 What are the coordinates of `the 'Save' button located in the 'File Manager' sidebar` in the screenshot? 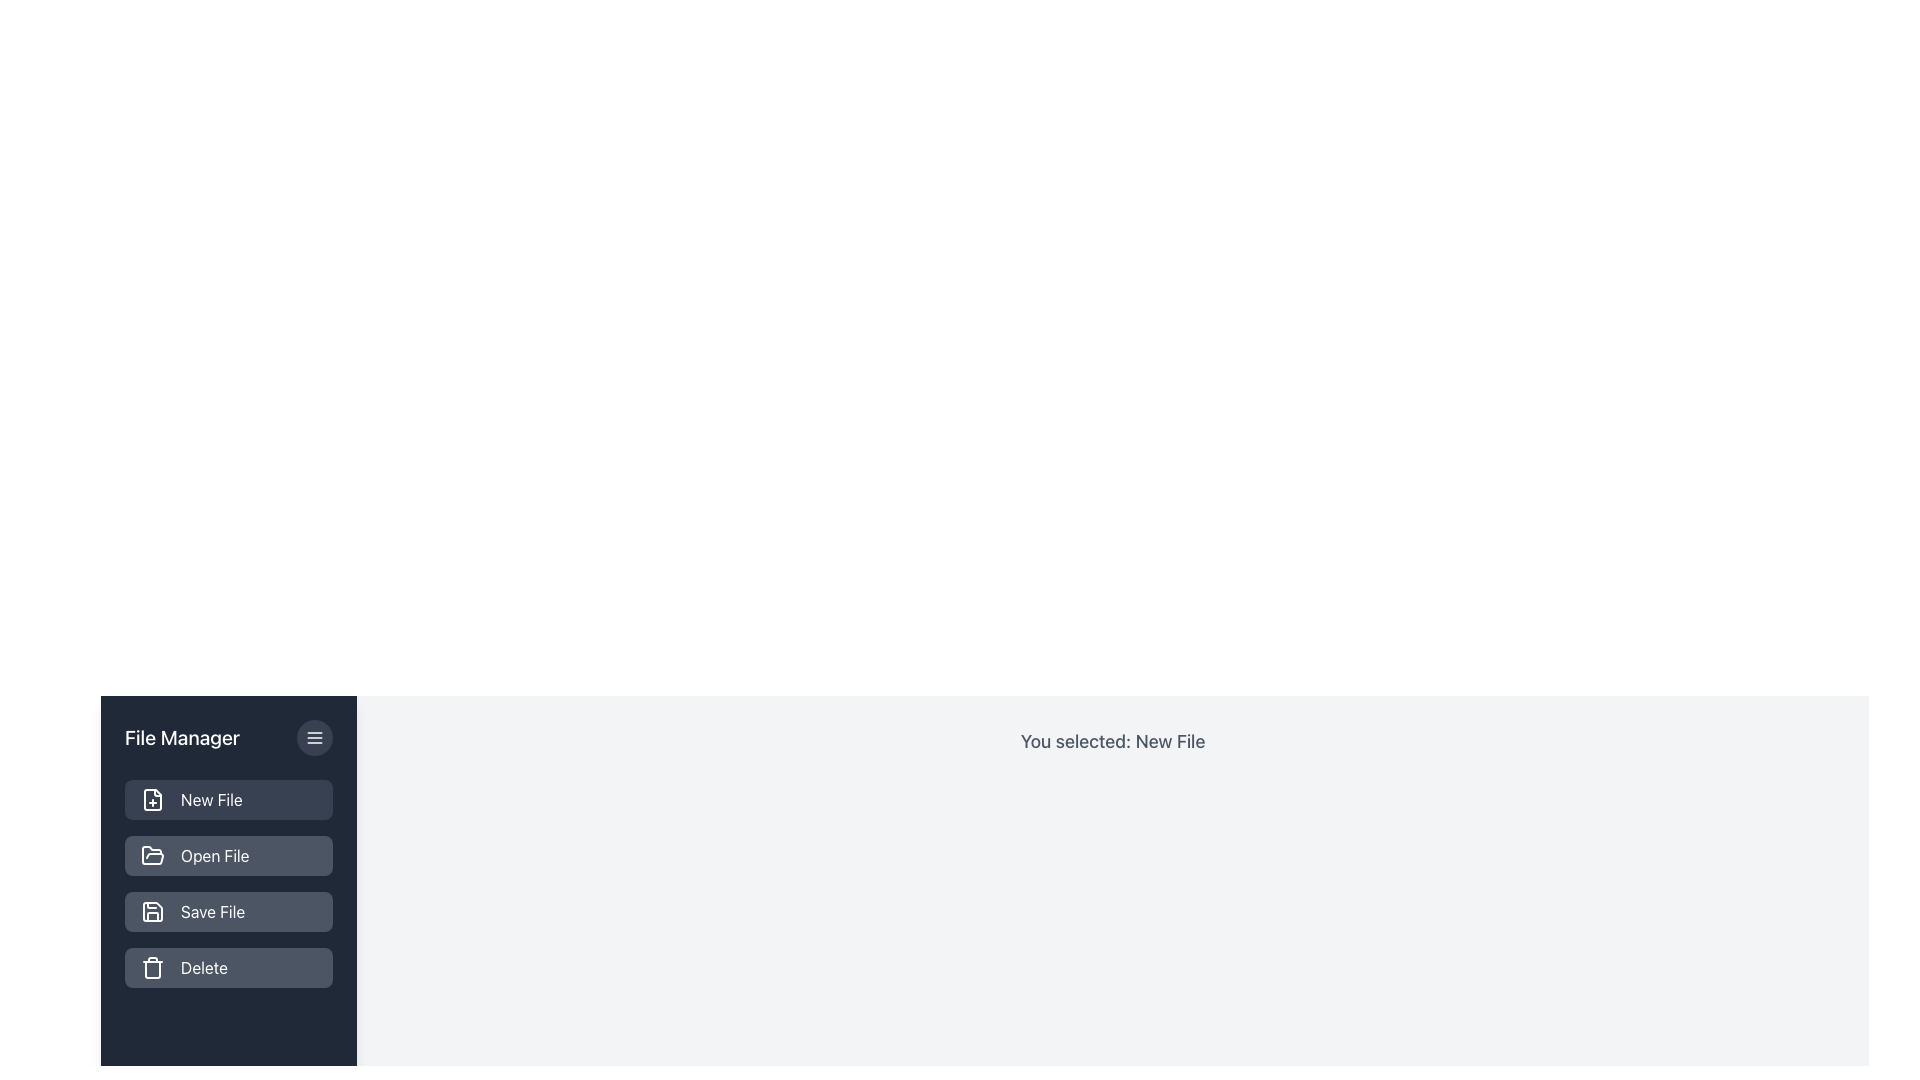 It's located at (229, 911).